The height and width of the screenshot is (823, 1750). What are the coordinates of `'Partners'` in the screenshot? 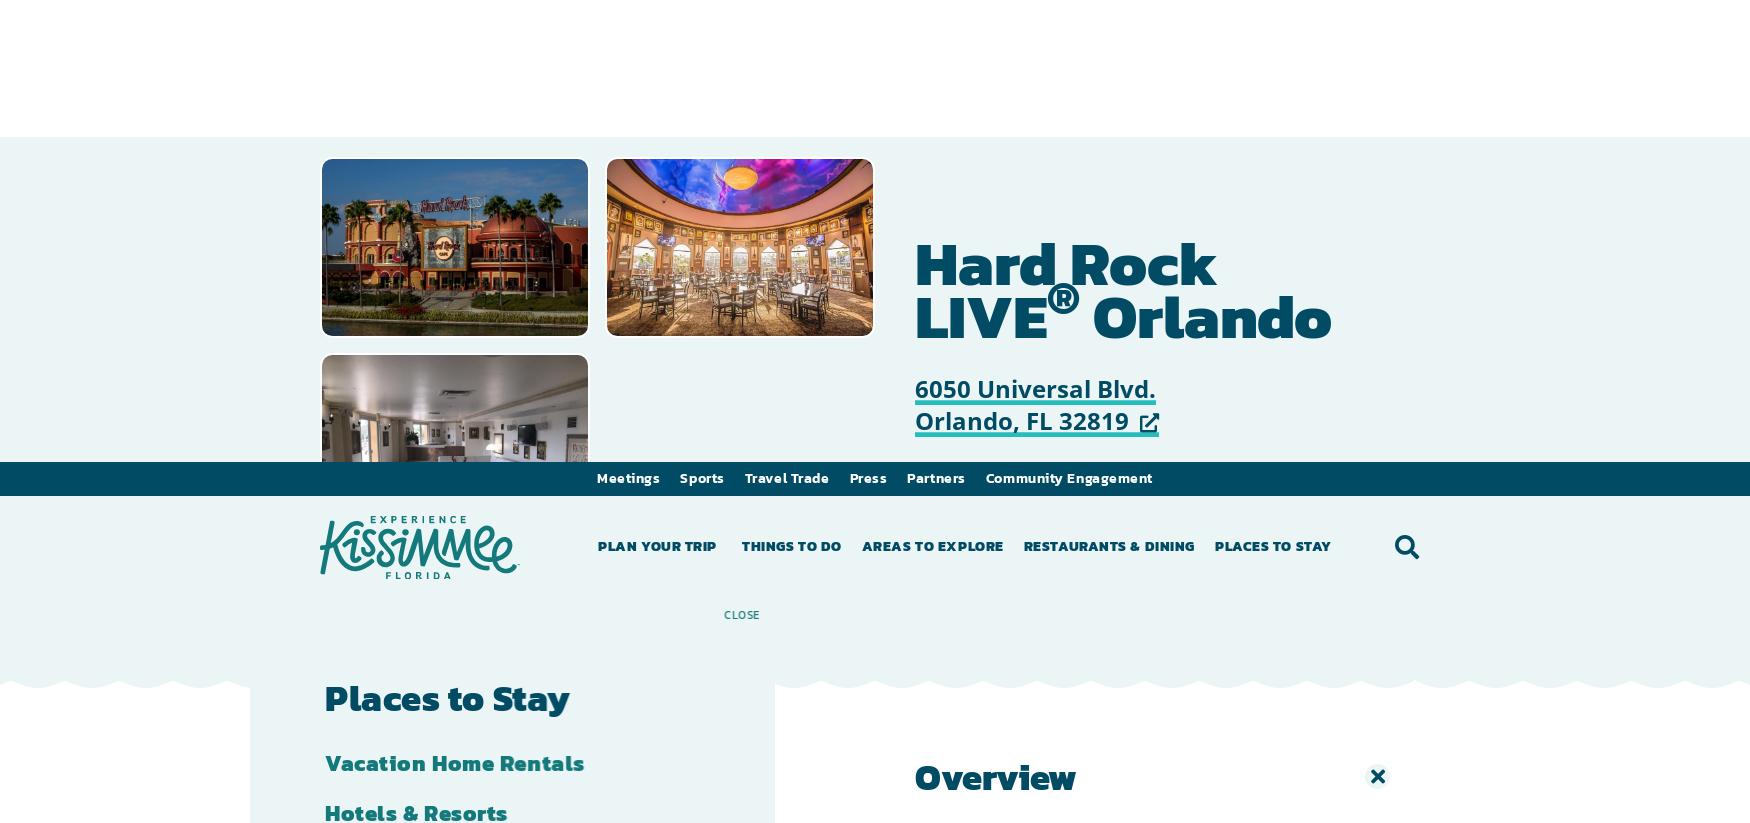 It's located at (935, 15).